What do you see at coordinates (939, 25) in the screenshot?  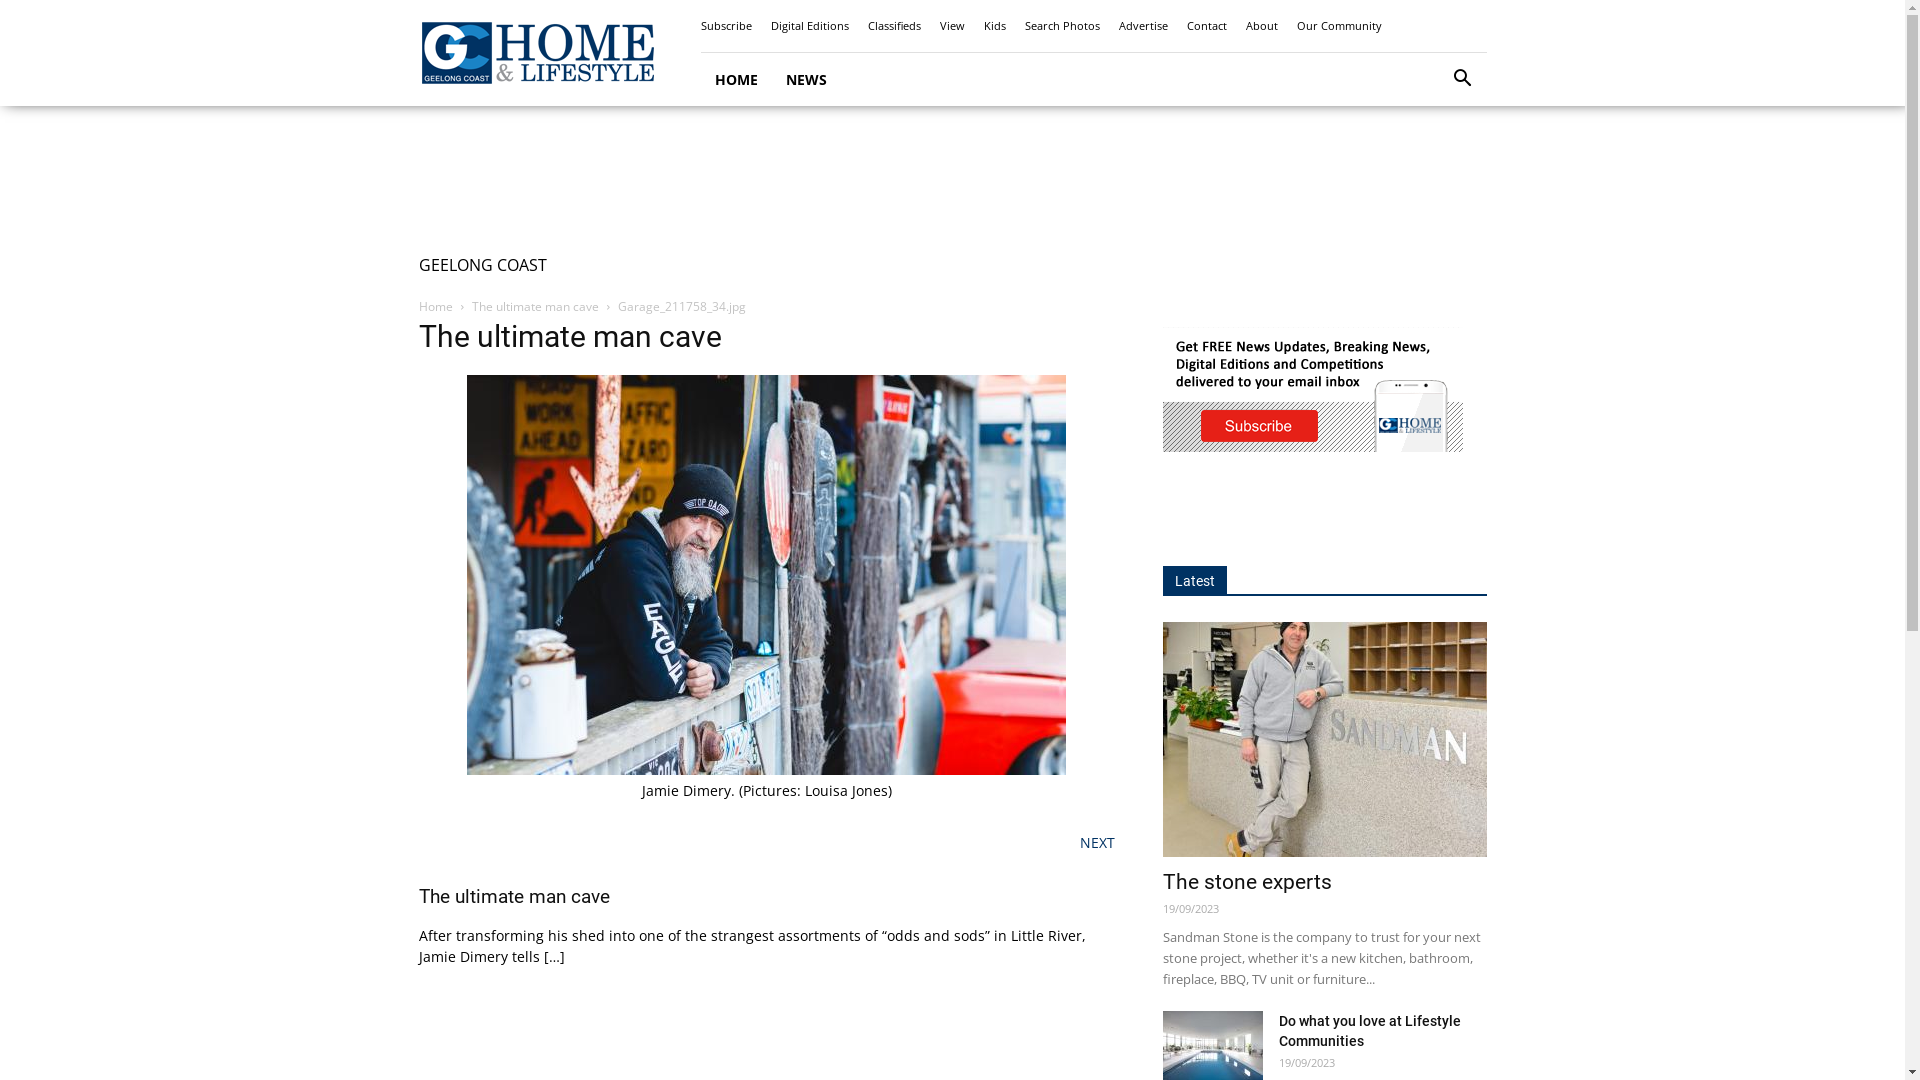 I see `'View'` at bounding box center [939, 25].